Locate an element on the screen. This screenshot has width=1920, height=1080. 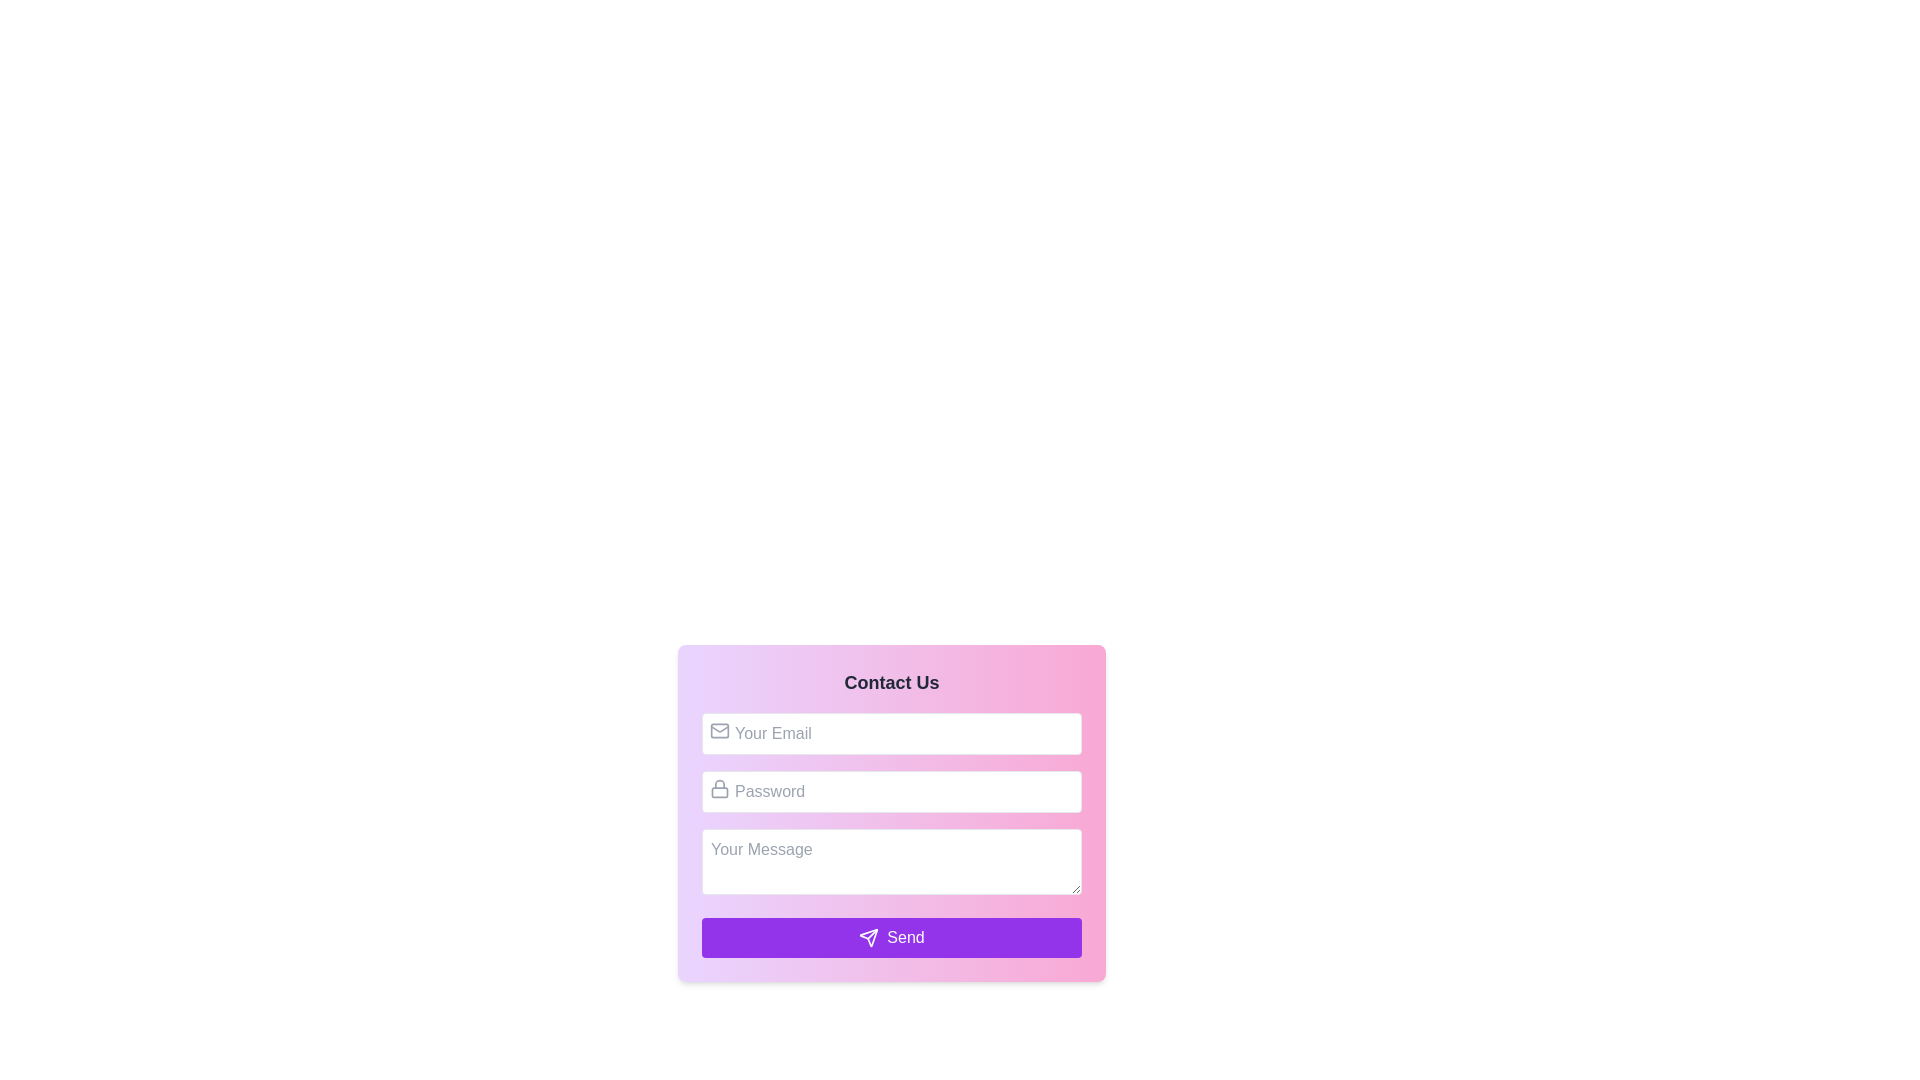
the triangular send icon located inside the purple 'Send' button at the bottom of the form is located at coordinates (869, 937).